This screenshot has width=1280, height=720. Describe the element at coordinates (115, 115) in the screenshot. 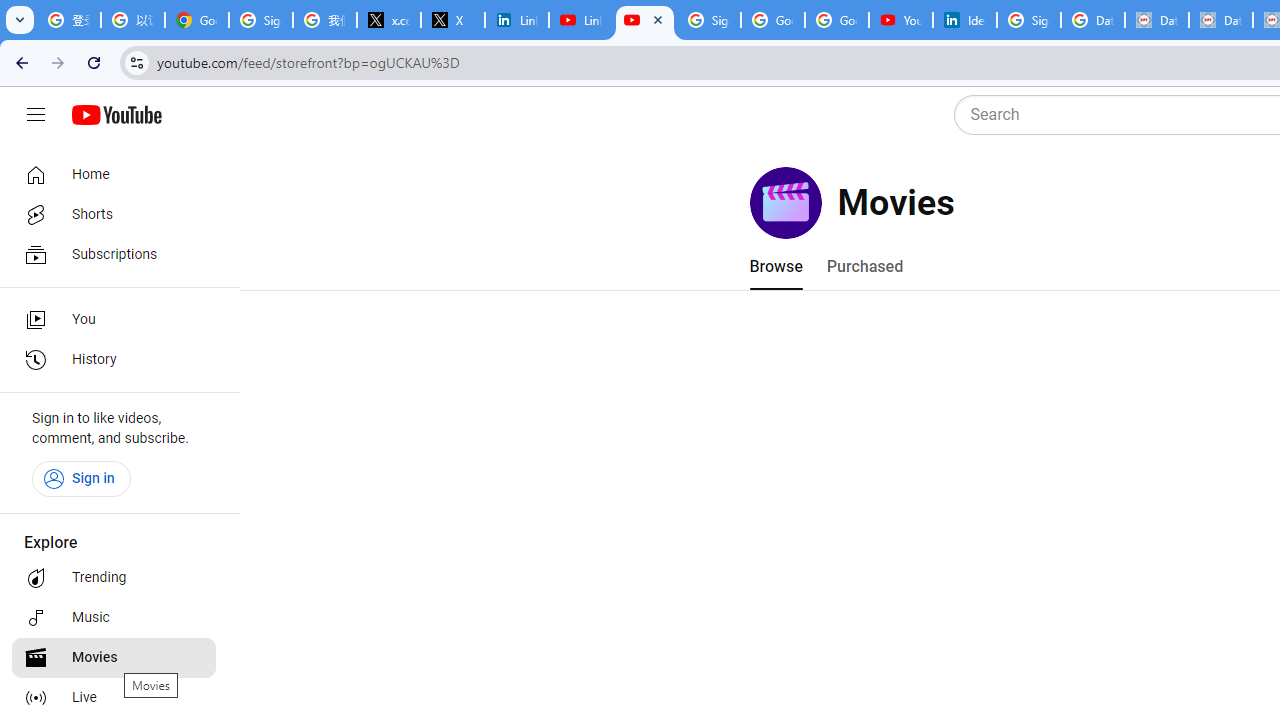

I see `'YouTube Home'` at that location.